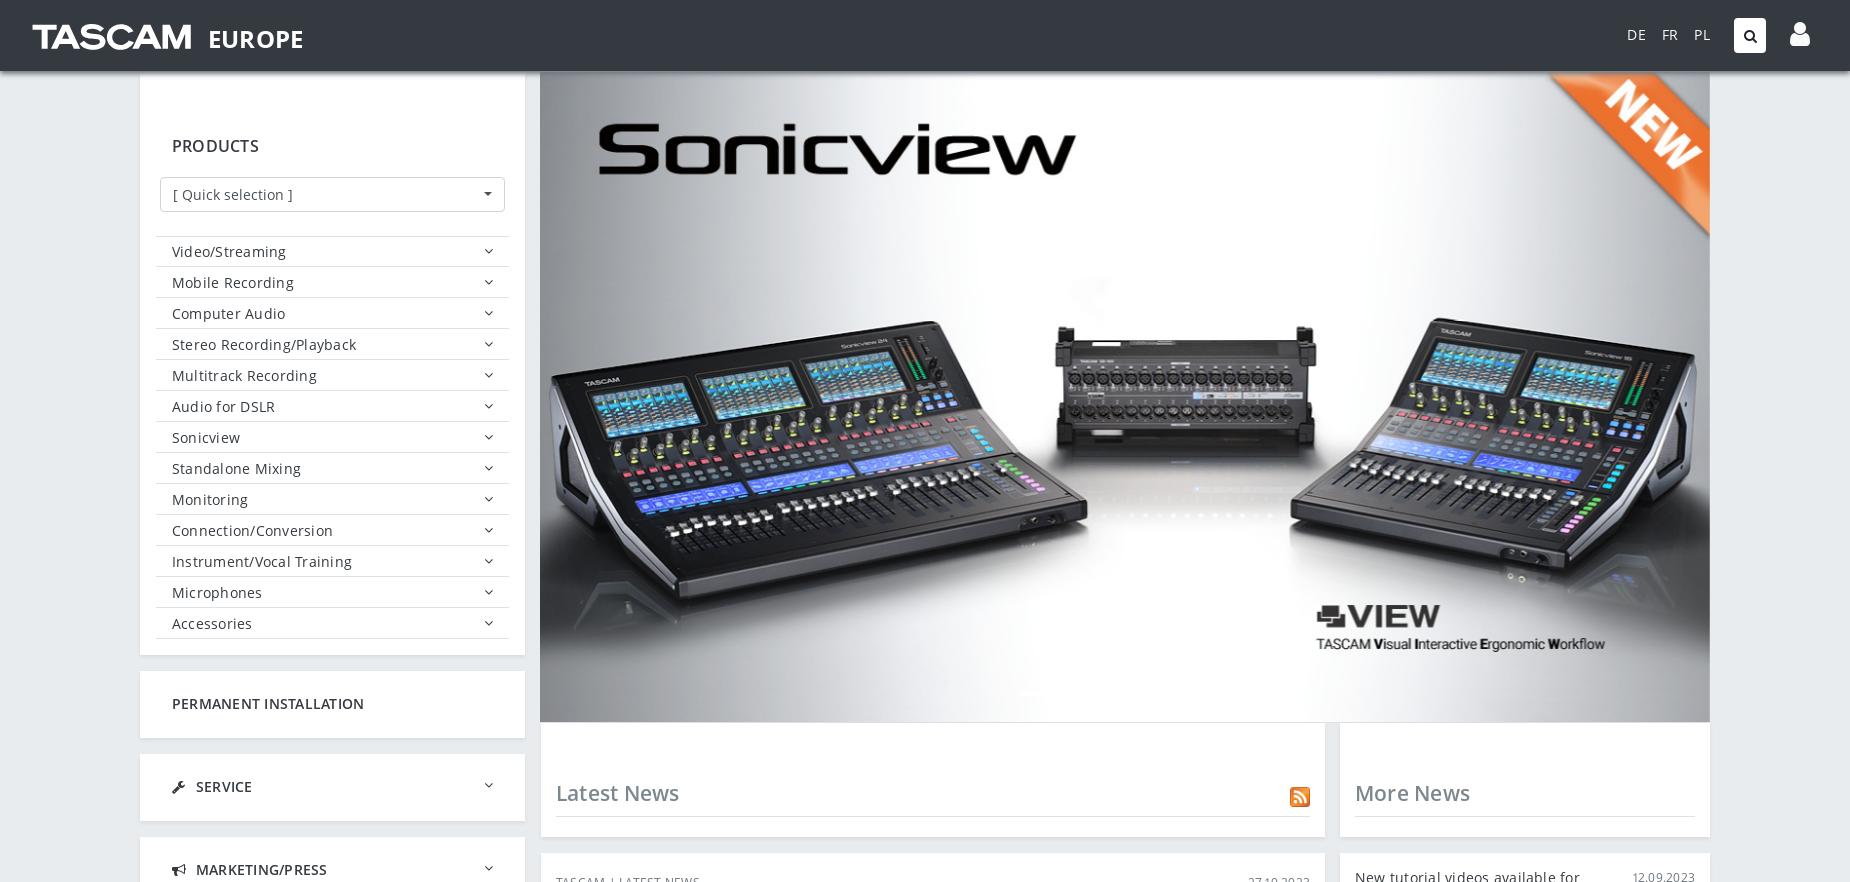  What do you see at coordinates (262, 344) in the screenshot?
I see `'Stereo Recording/Playback'` at bounding box center [262, 344].